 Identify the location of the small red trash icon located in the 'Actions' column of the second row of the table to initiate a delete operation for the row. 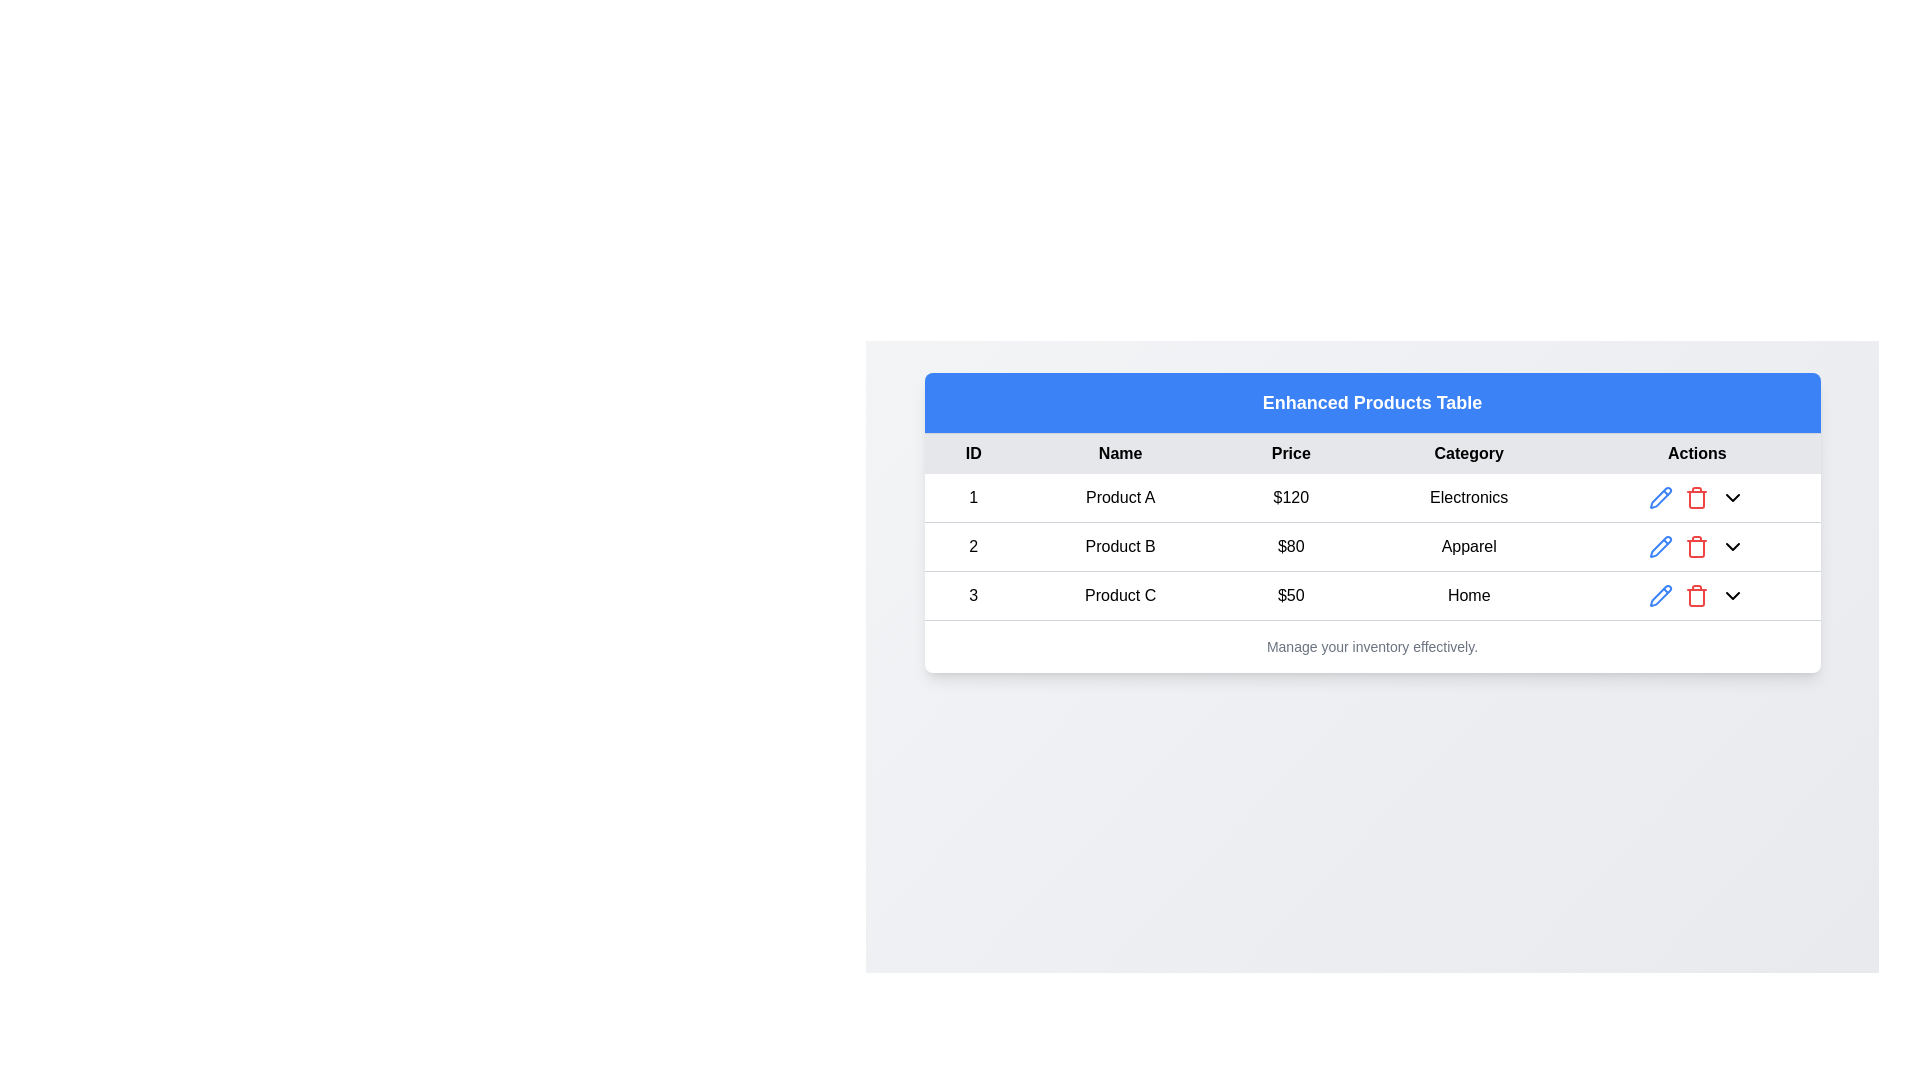
(1696, 547).